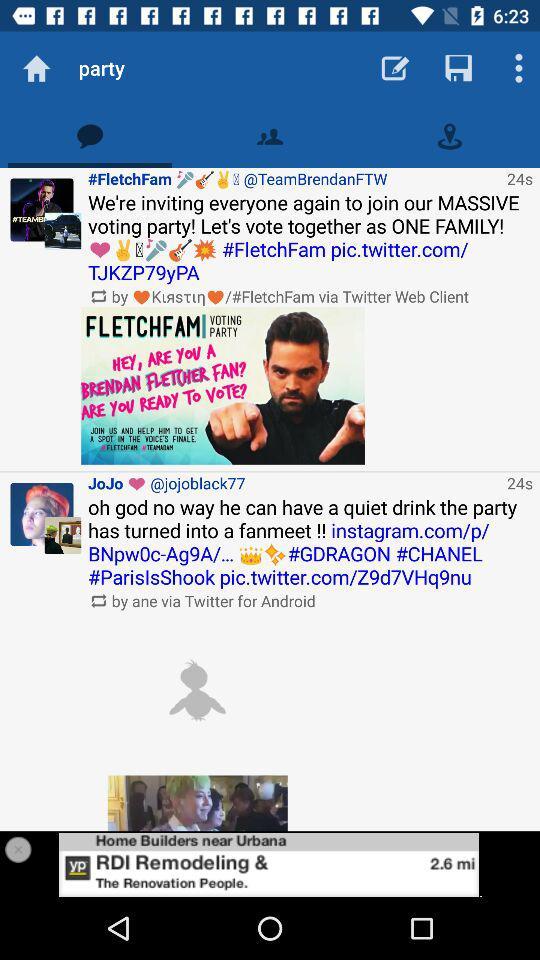 This screenshot has height=960, width=540. What do you see at coordinates (270, 135) in the screenshot?
I see `show friends` at bounding box center [270, 135].